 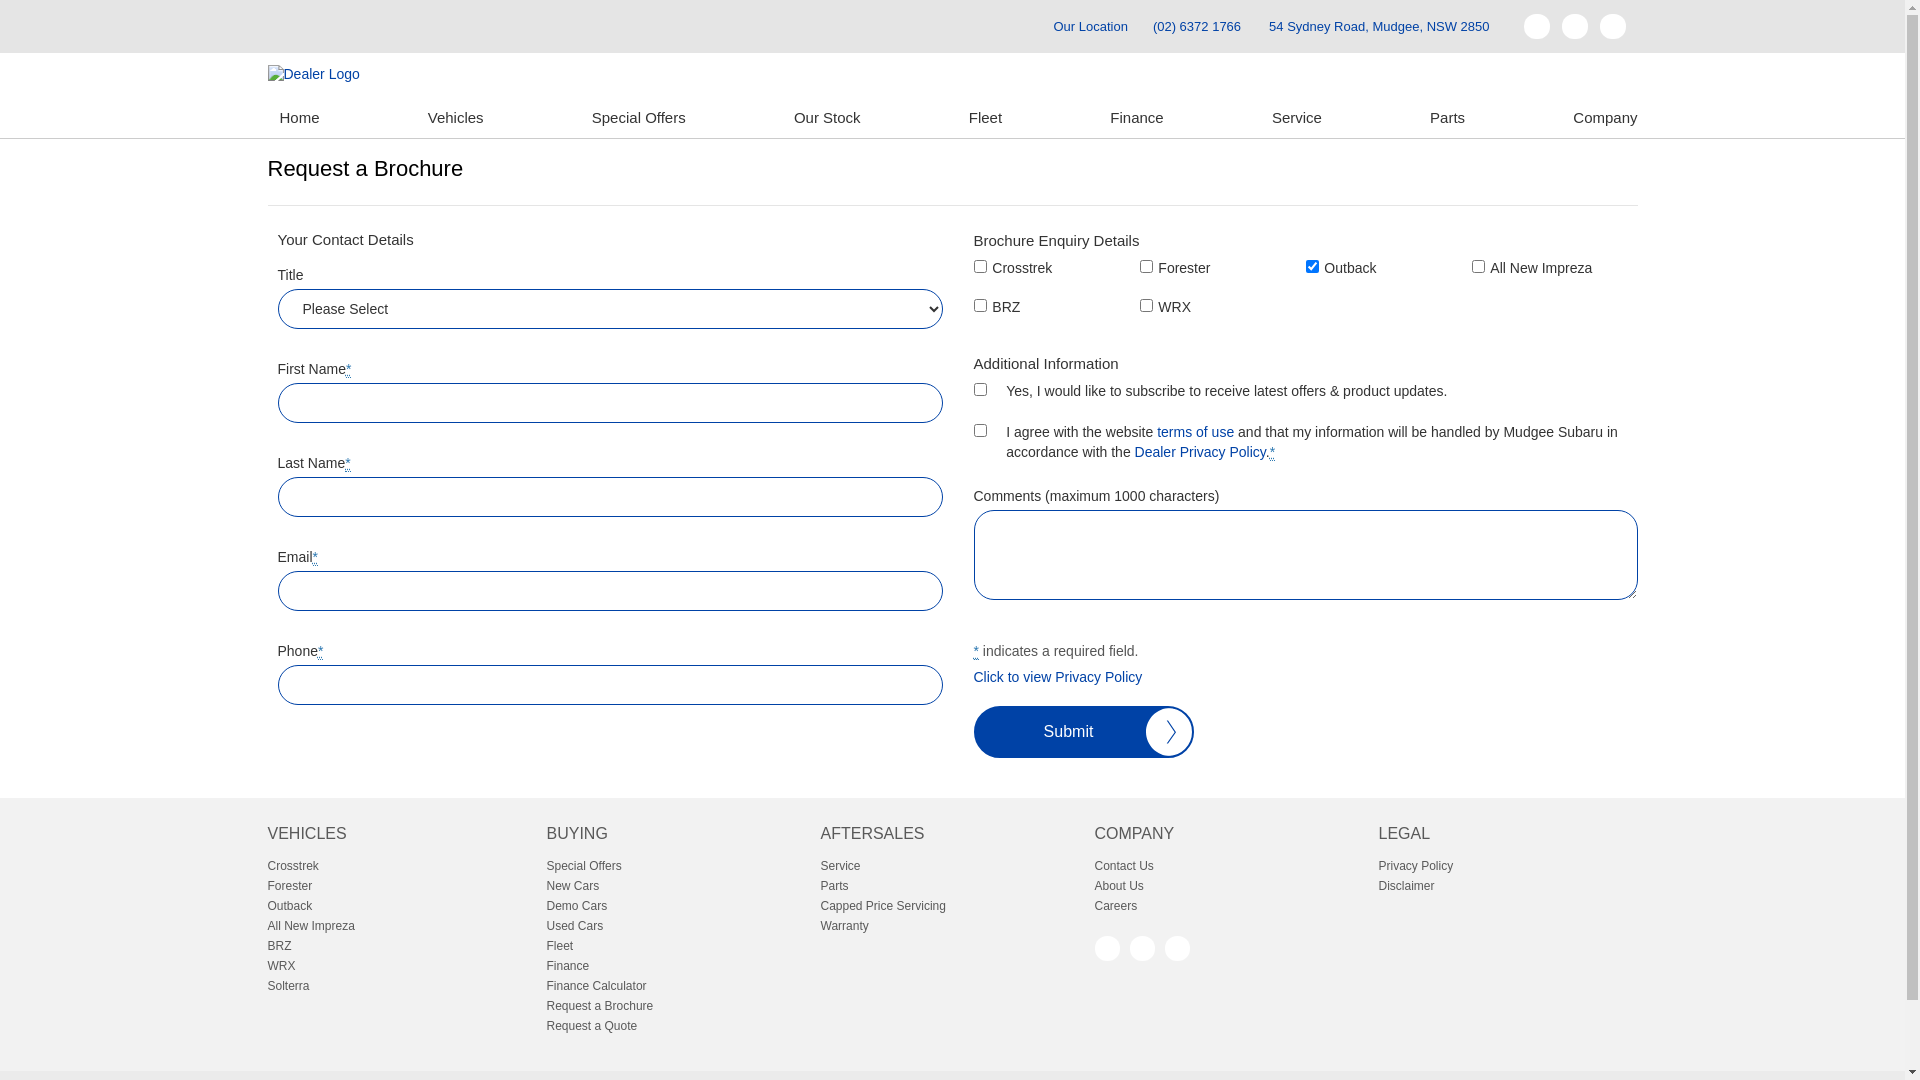 I want to click on 'GooglePlus', so click(x=1129, y=947).